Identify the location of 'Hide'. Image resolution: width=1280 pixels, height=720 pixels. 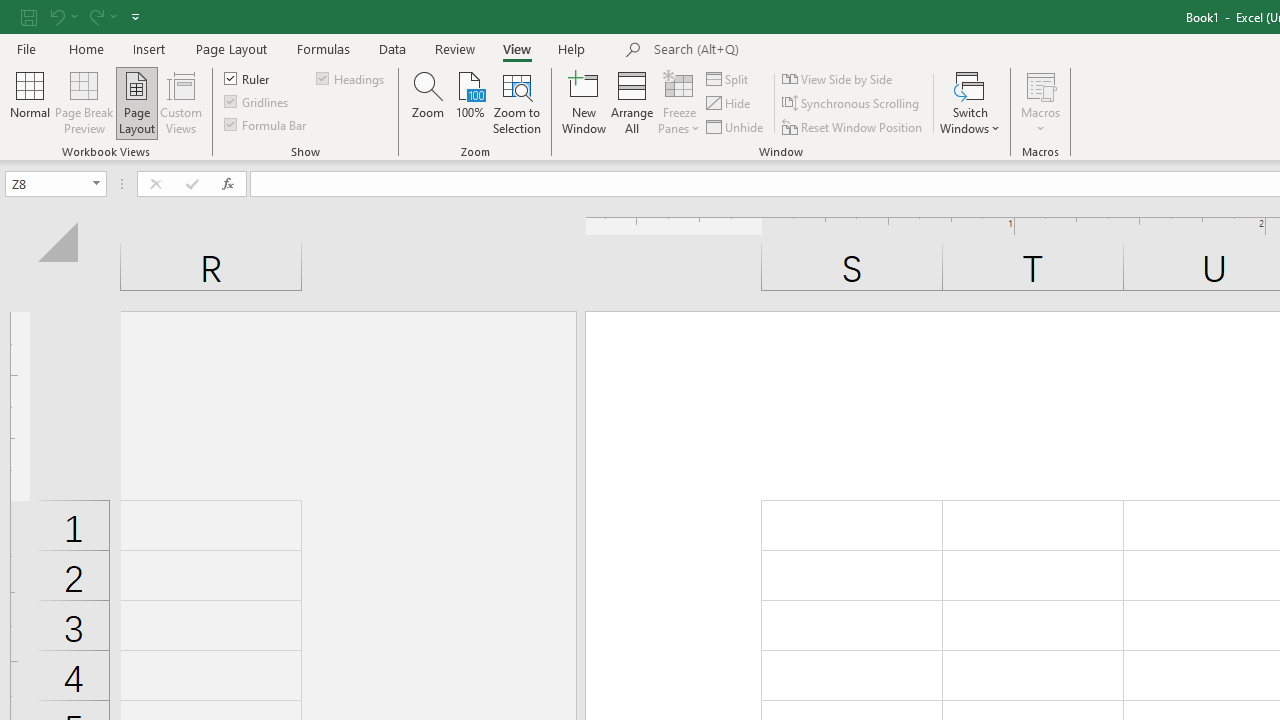
(728, 103).